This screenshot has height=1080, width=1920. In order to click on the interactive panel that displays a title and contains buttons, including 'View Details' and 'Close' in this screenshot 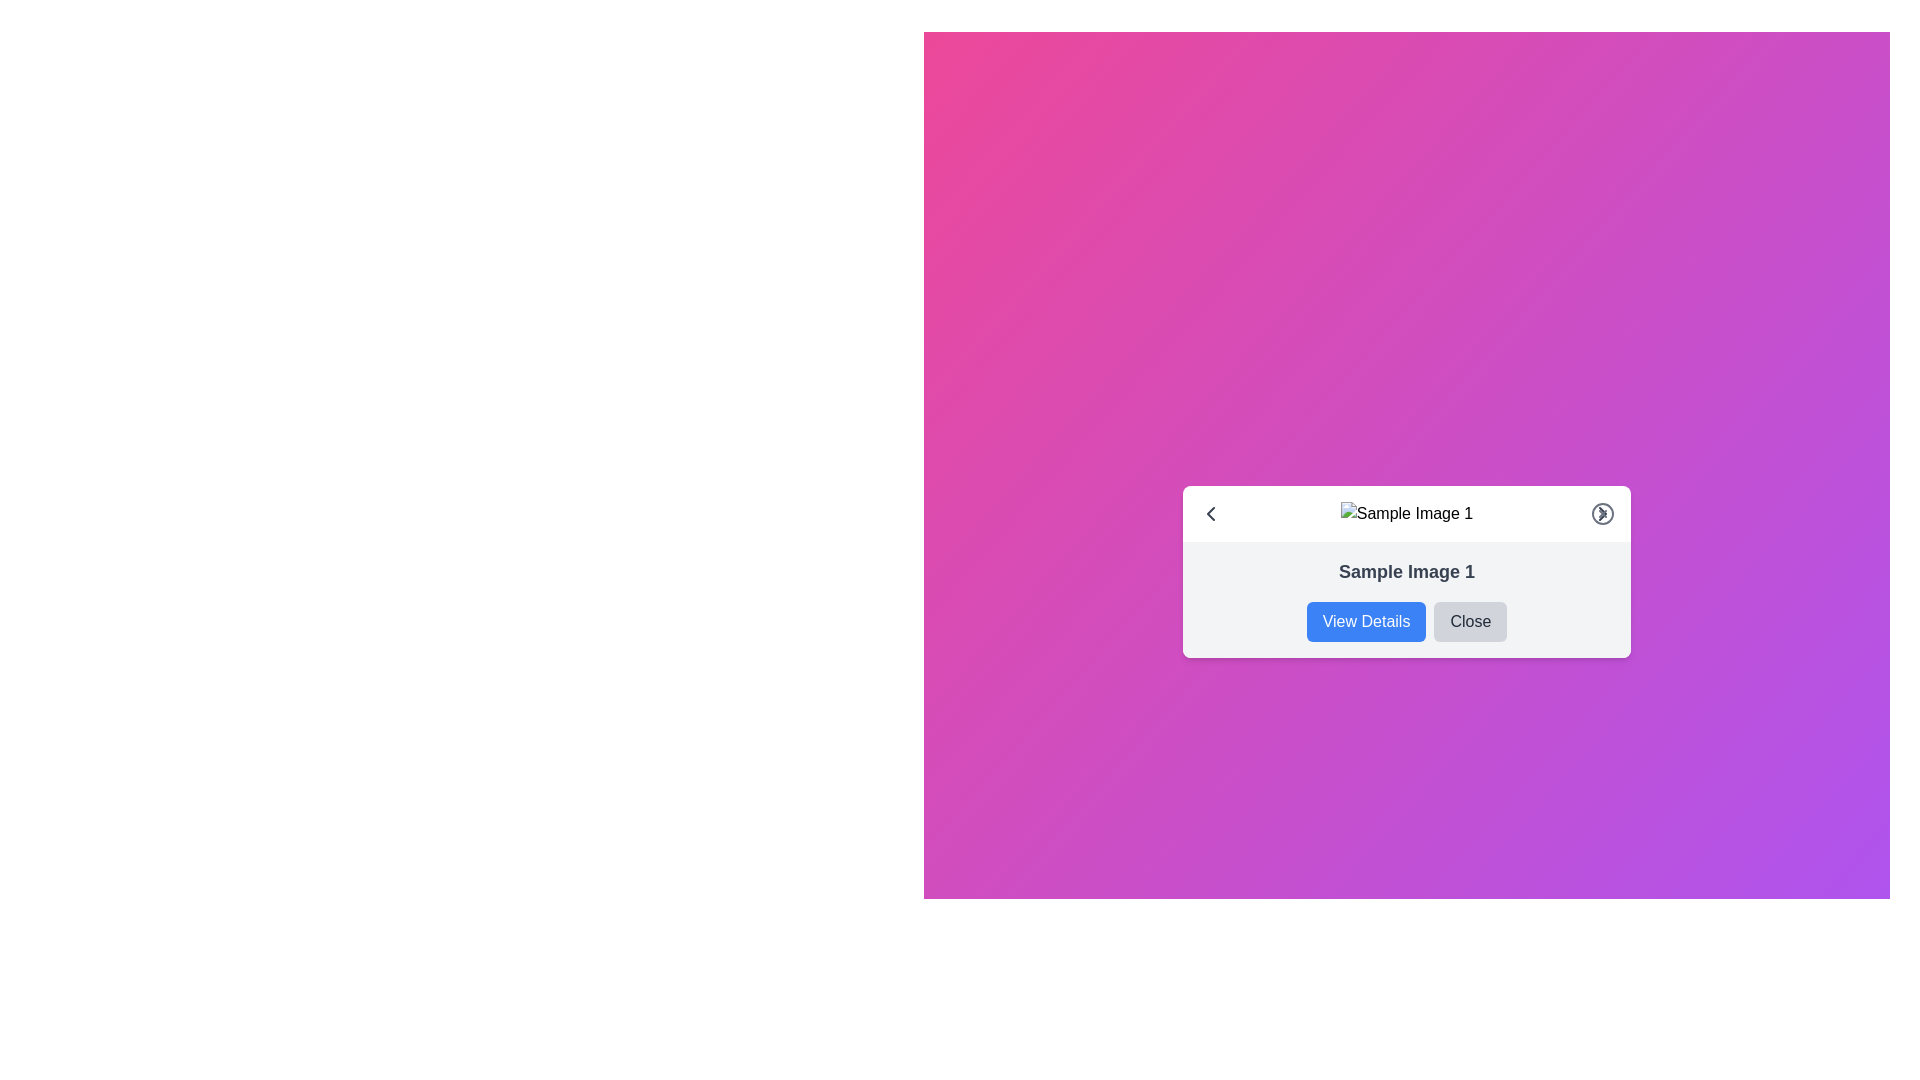, I will do `click(1405, 599)`.